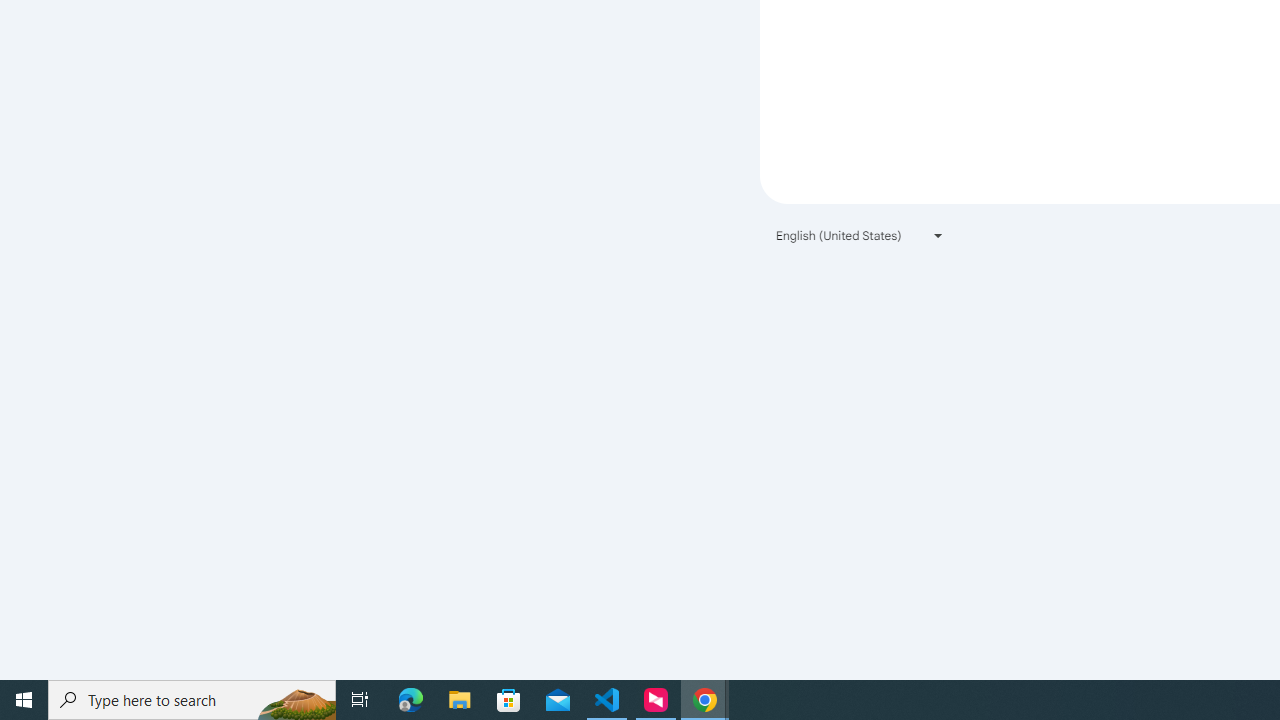 This screenshot has height=720, width=1280. I want to click on 'English (United States)', so click(860, 234).